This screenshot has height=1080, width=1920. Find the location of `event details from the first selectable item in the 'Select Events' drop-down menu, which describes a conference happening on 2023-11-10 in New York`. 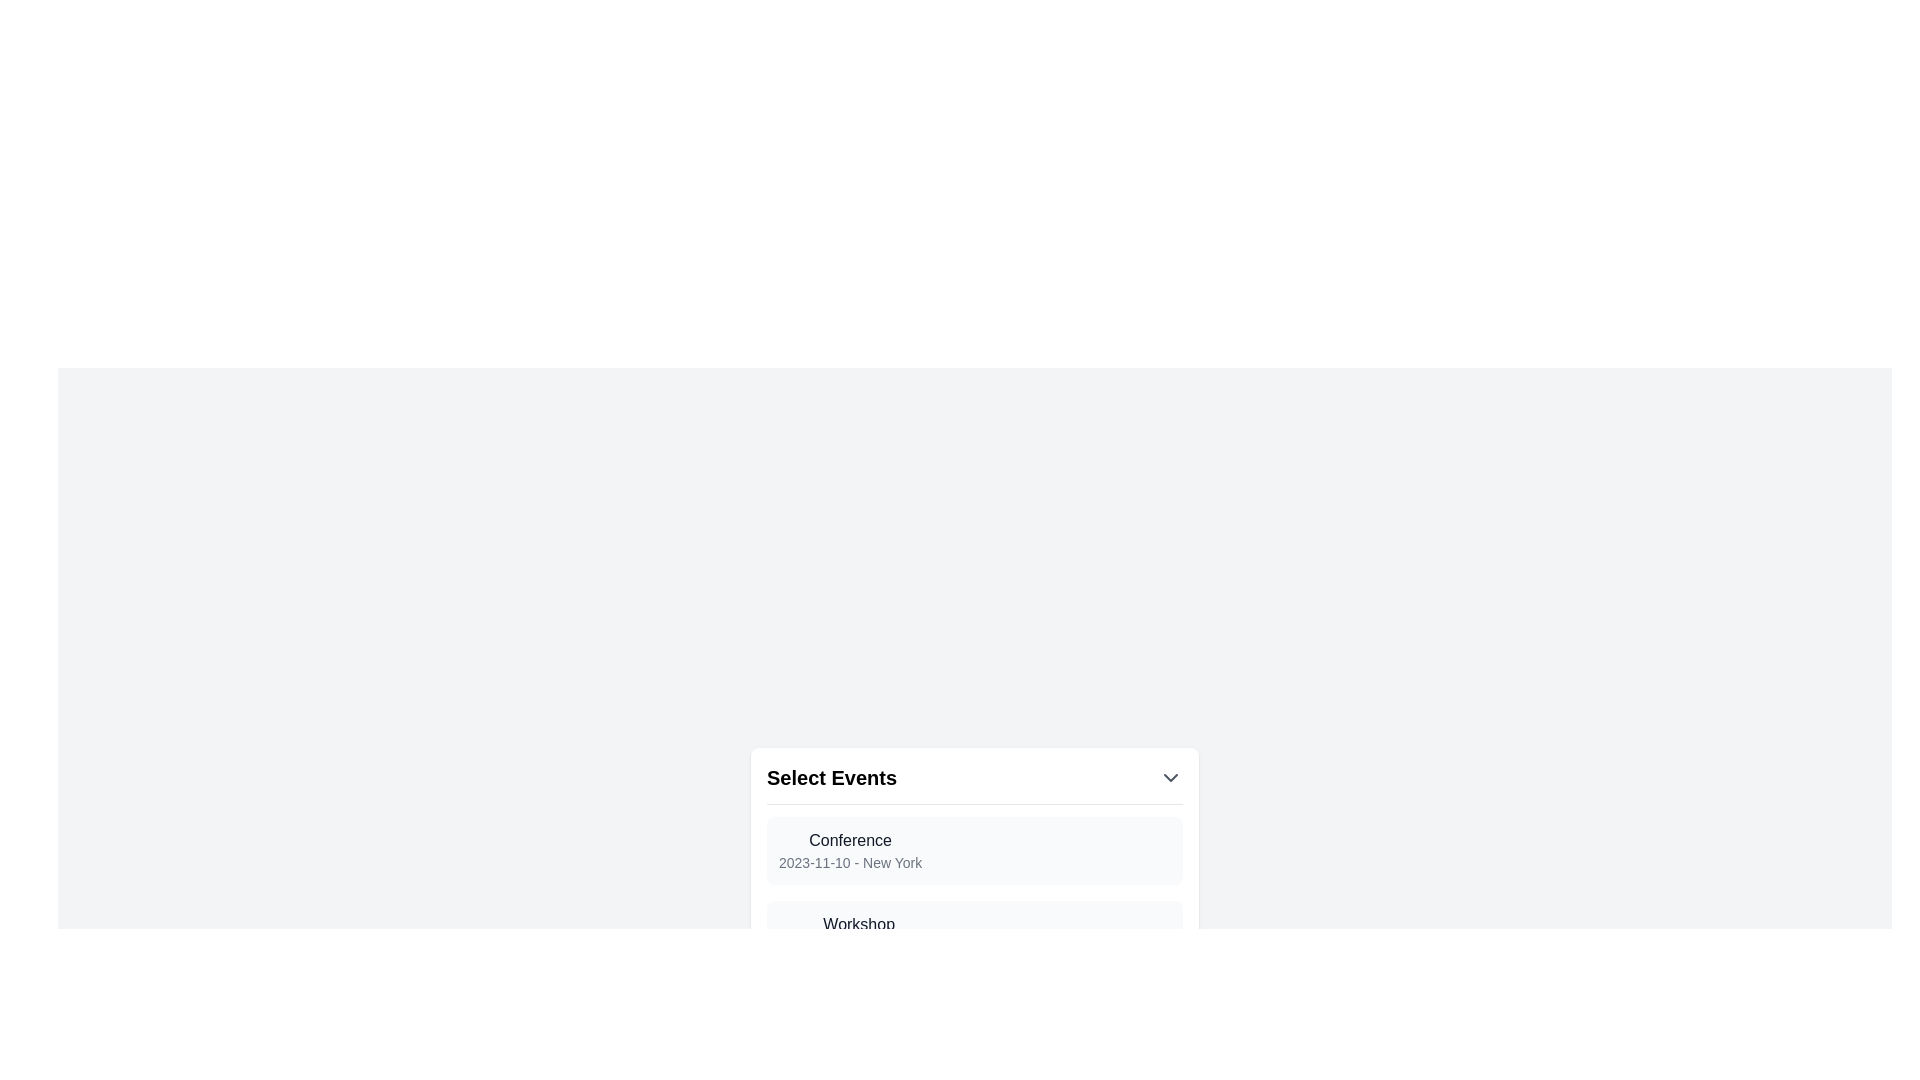

event details from the first selectable item in the 'Select Events' drop-down menu, which describes a conference happening on 2023-11-10 in New York is located at coordinates (850, 850).